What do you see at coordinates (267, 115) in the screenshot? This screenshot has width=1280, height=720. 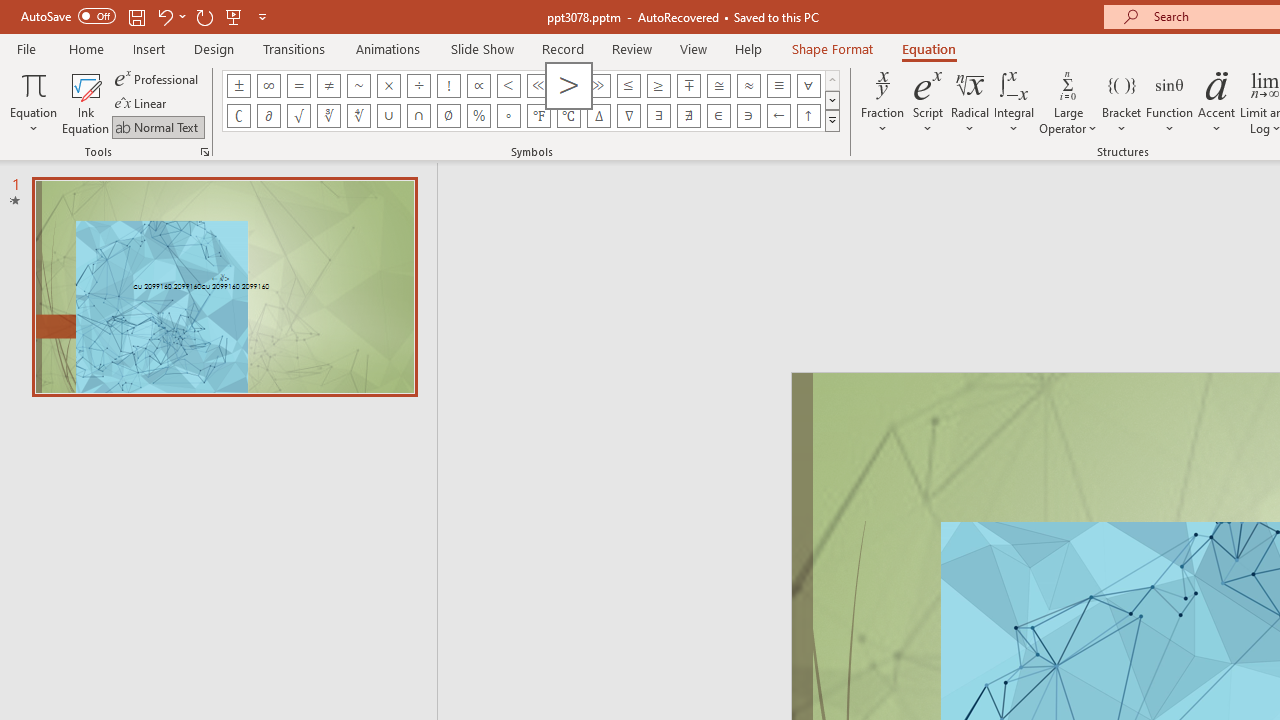 I see `'Equation Symbol Partial Differential'` at bounding box center [267, 115].